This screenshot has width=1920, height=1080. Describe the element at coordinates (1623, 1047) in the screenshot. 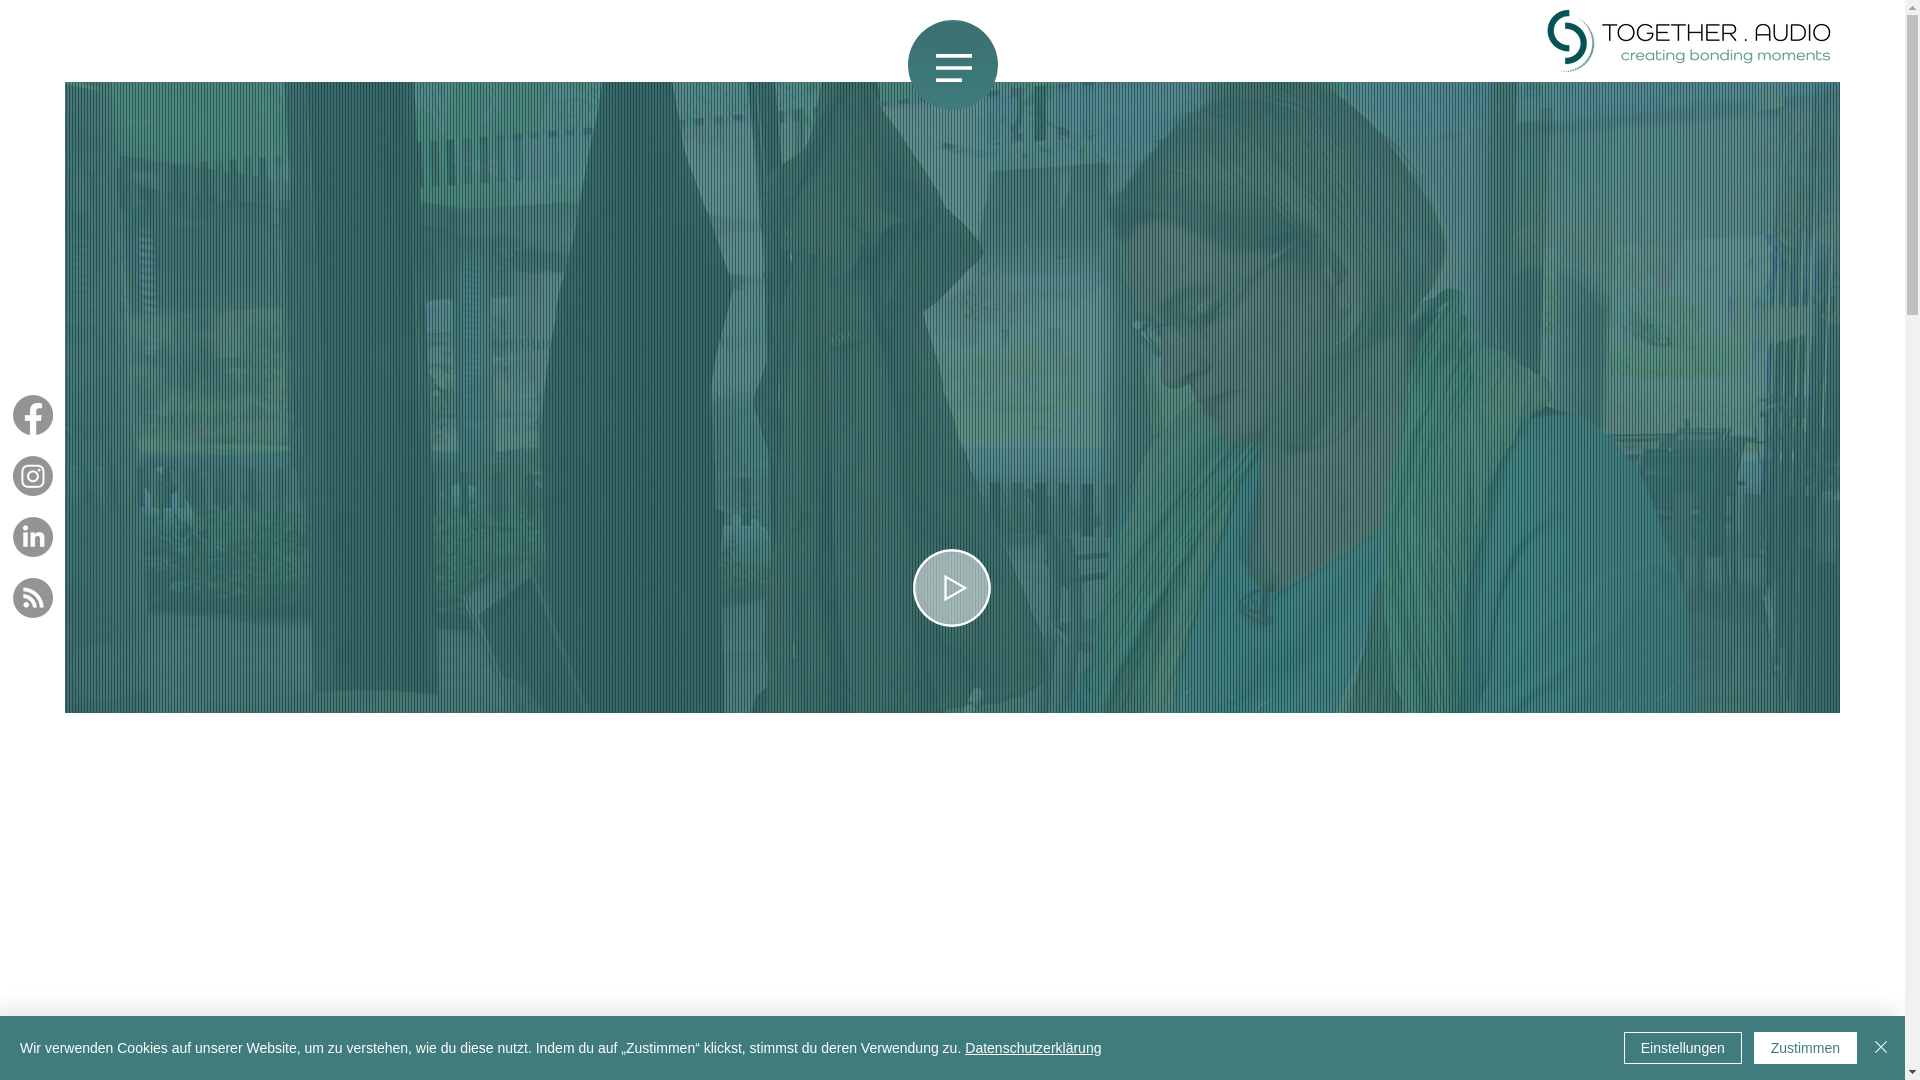

I see `'Einstellungen'` at that location.